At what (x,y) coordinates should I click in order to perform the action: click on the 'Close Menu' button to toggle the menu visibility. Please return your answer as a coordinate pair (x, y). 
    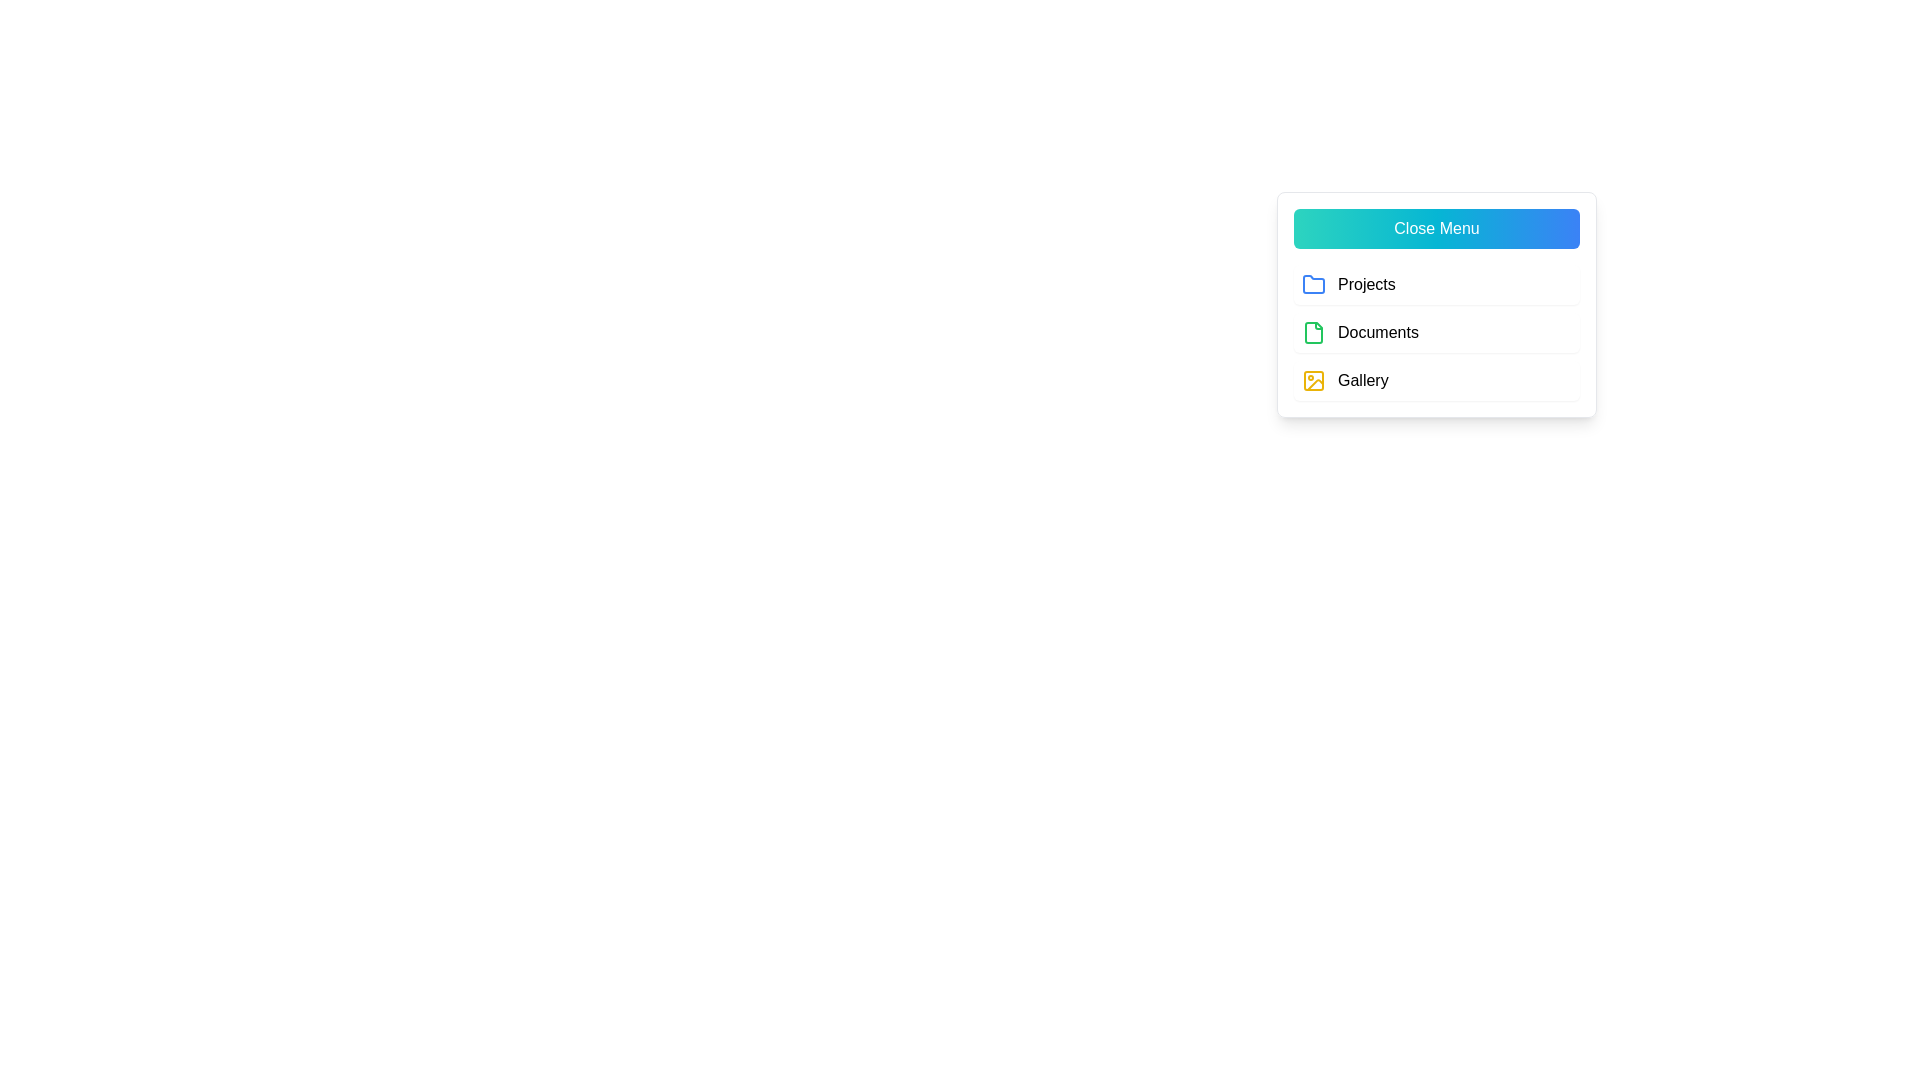
    Looking at the image, I should click on (1435, 227).